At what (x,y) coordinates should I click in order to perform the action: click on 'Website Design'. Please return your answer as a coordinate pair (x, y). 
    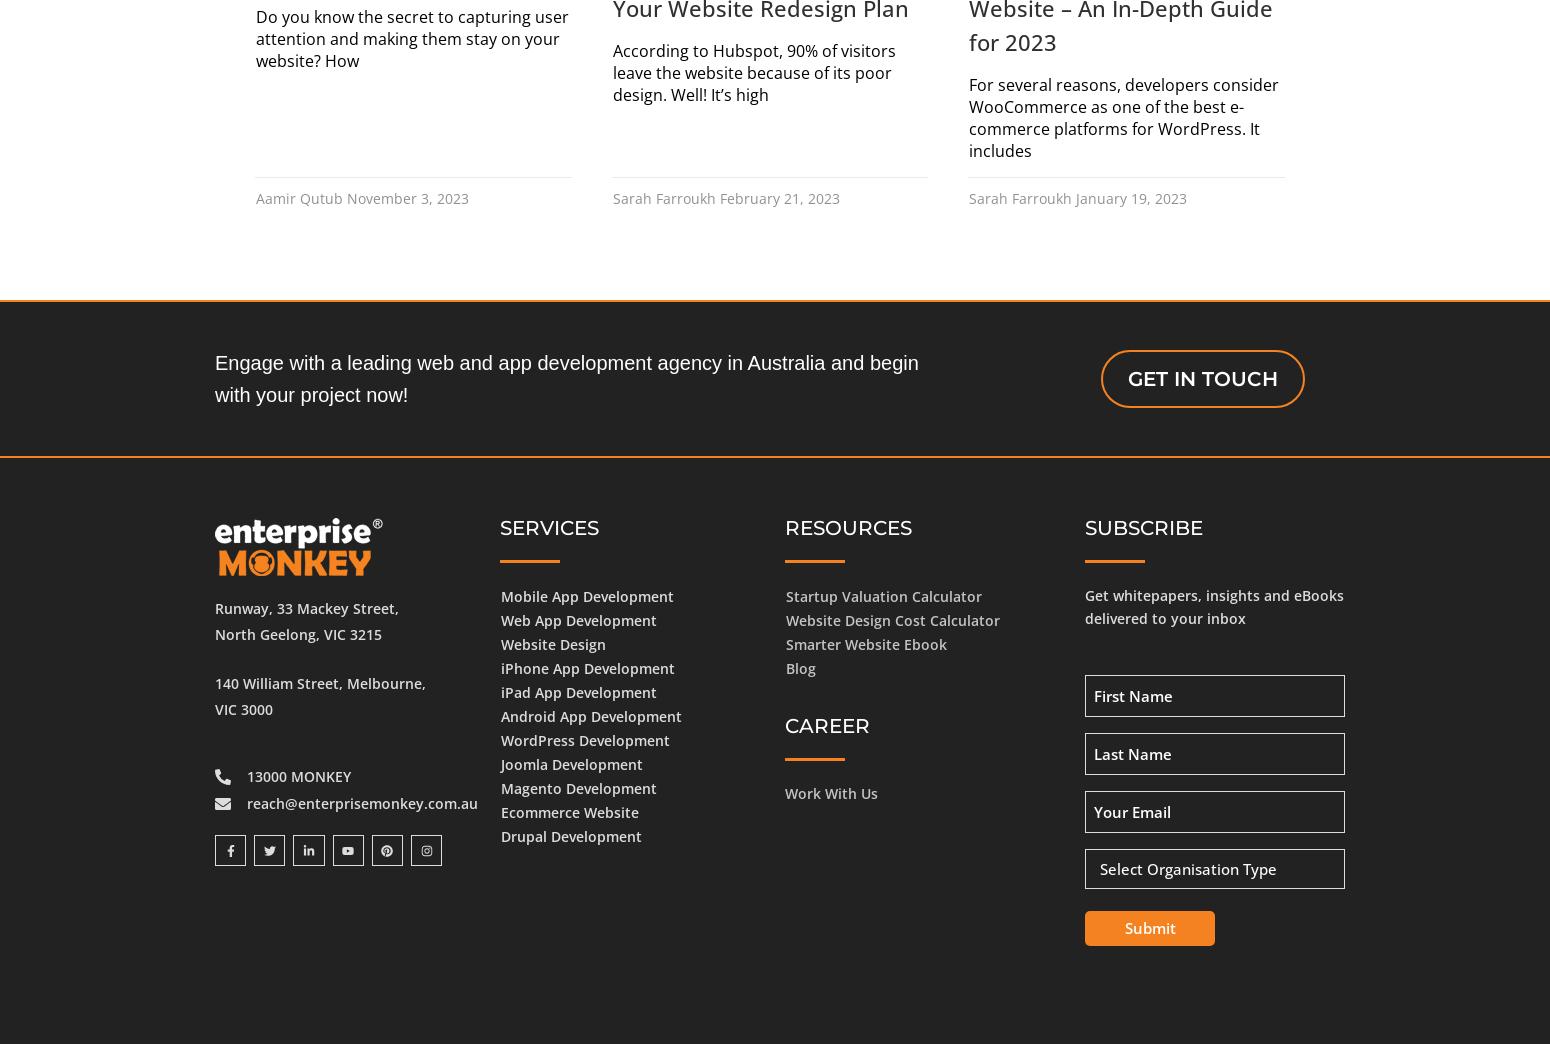
    Looking at the image, I should click on (553, 644).